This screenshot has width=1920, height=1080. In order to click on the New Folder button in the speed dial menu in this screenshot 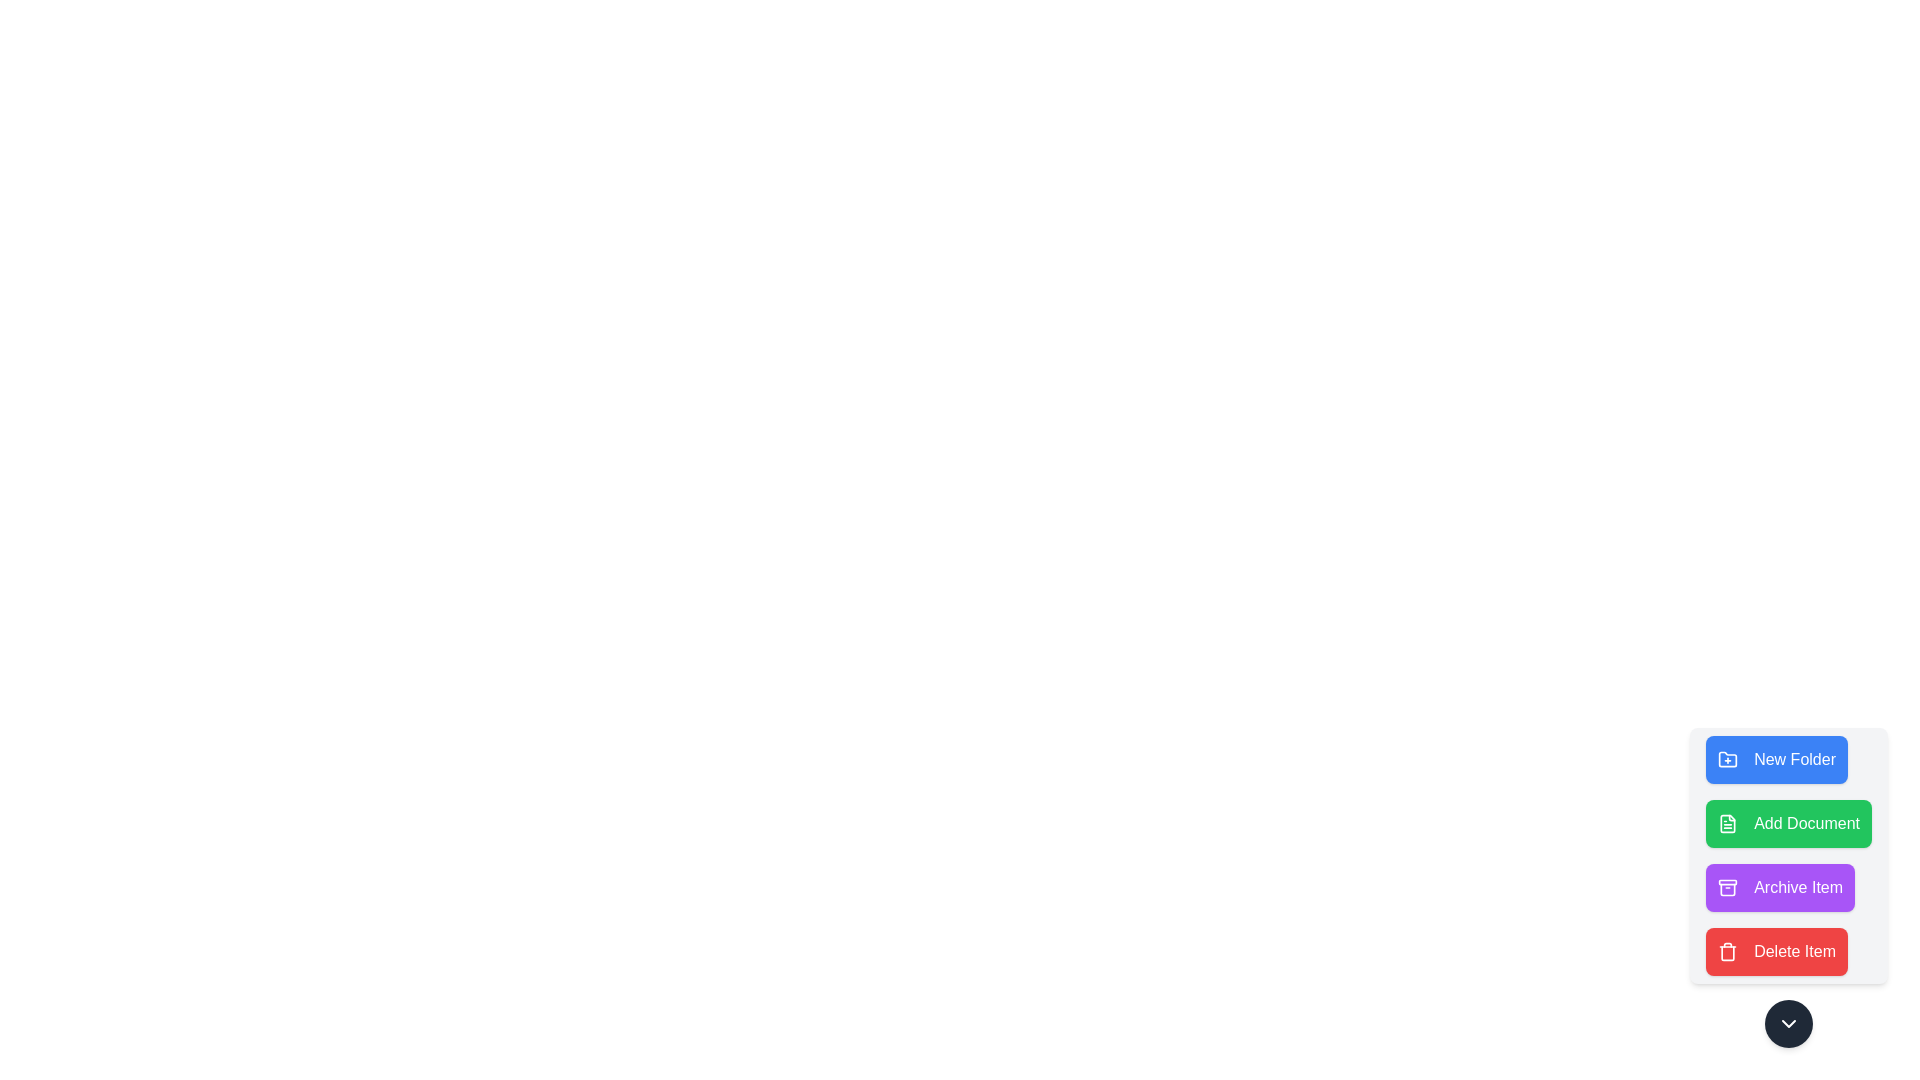, I will do `click(1776, 759)`.